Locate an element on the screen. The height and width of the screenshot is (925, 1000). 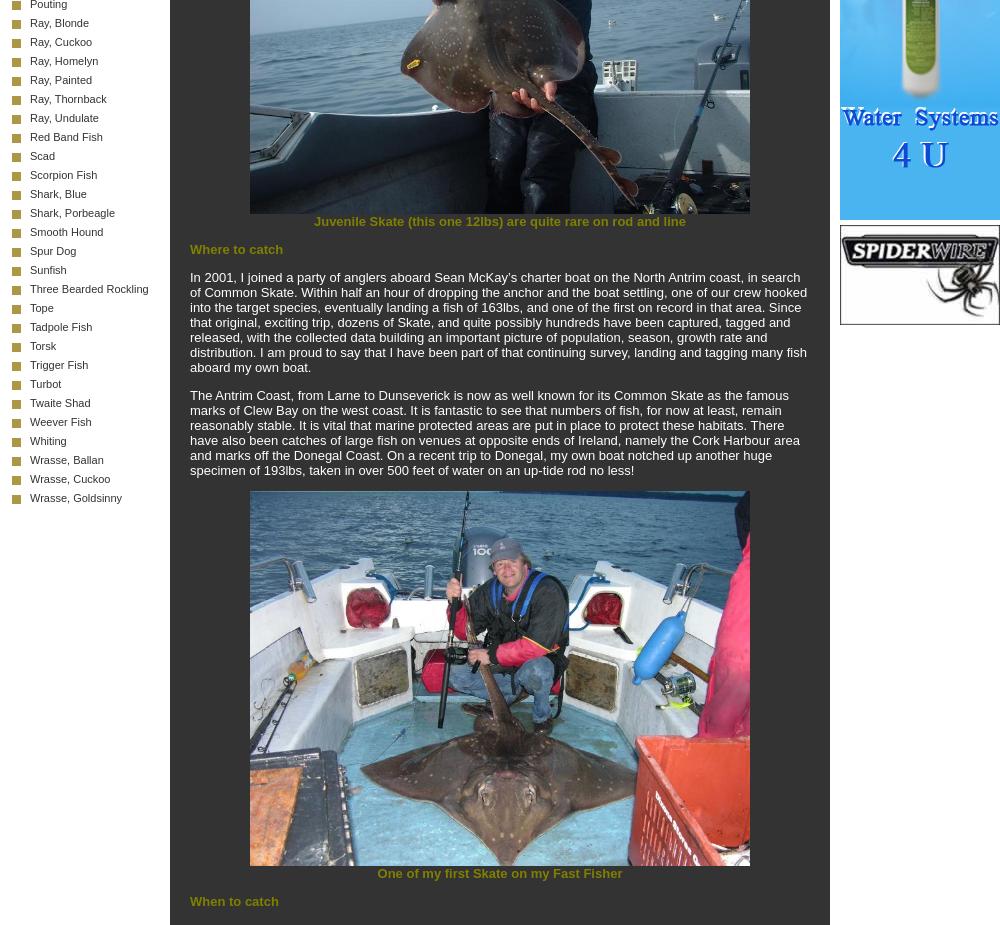
'Ray, Cuckoo' is located at coordinates (61, 40).